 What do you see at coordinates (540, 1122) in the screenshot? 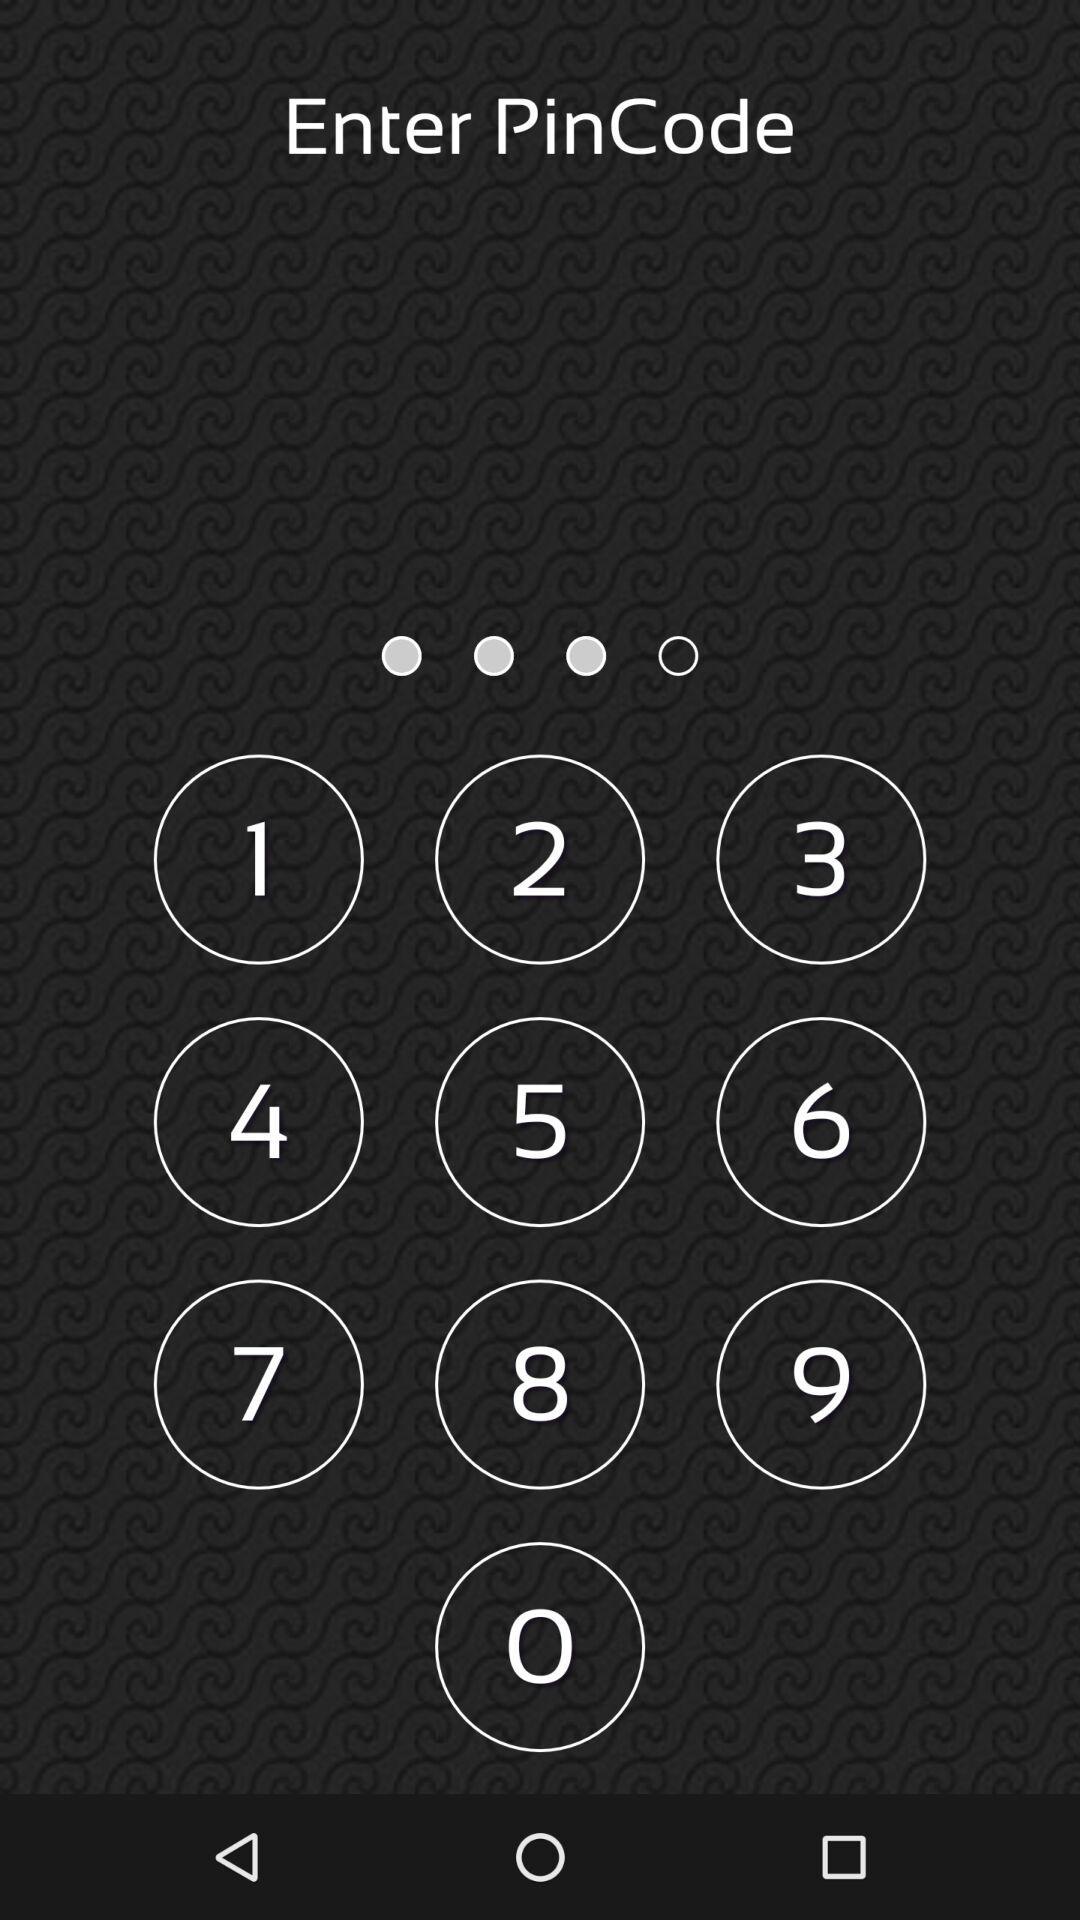
I see `item next to the 4 icon` at bounding box center [540, 1122].